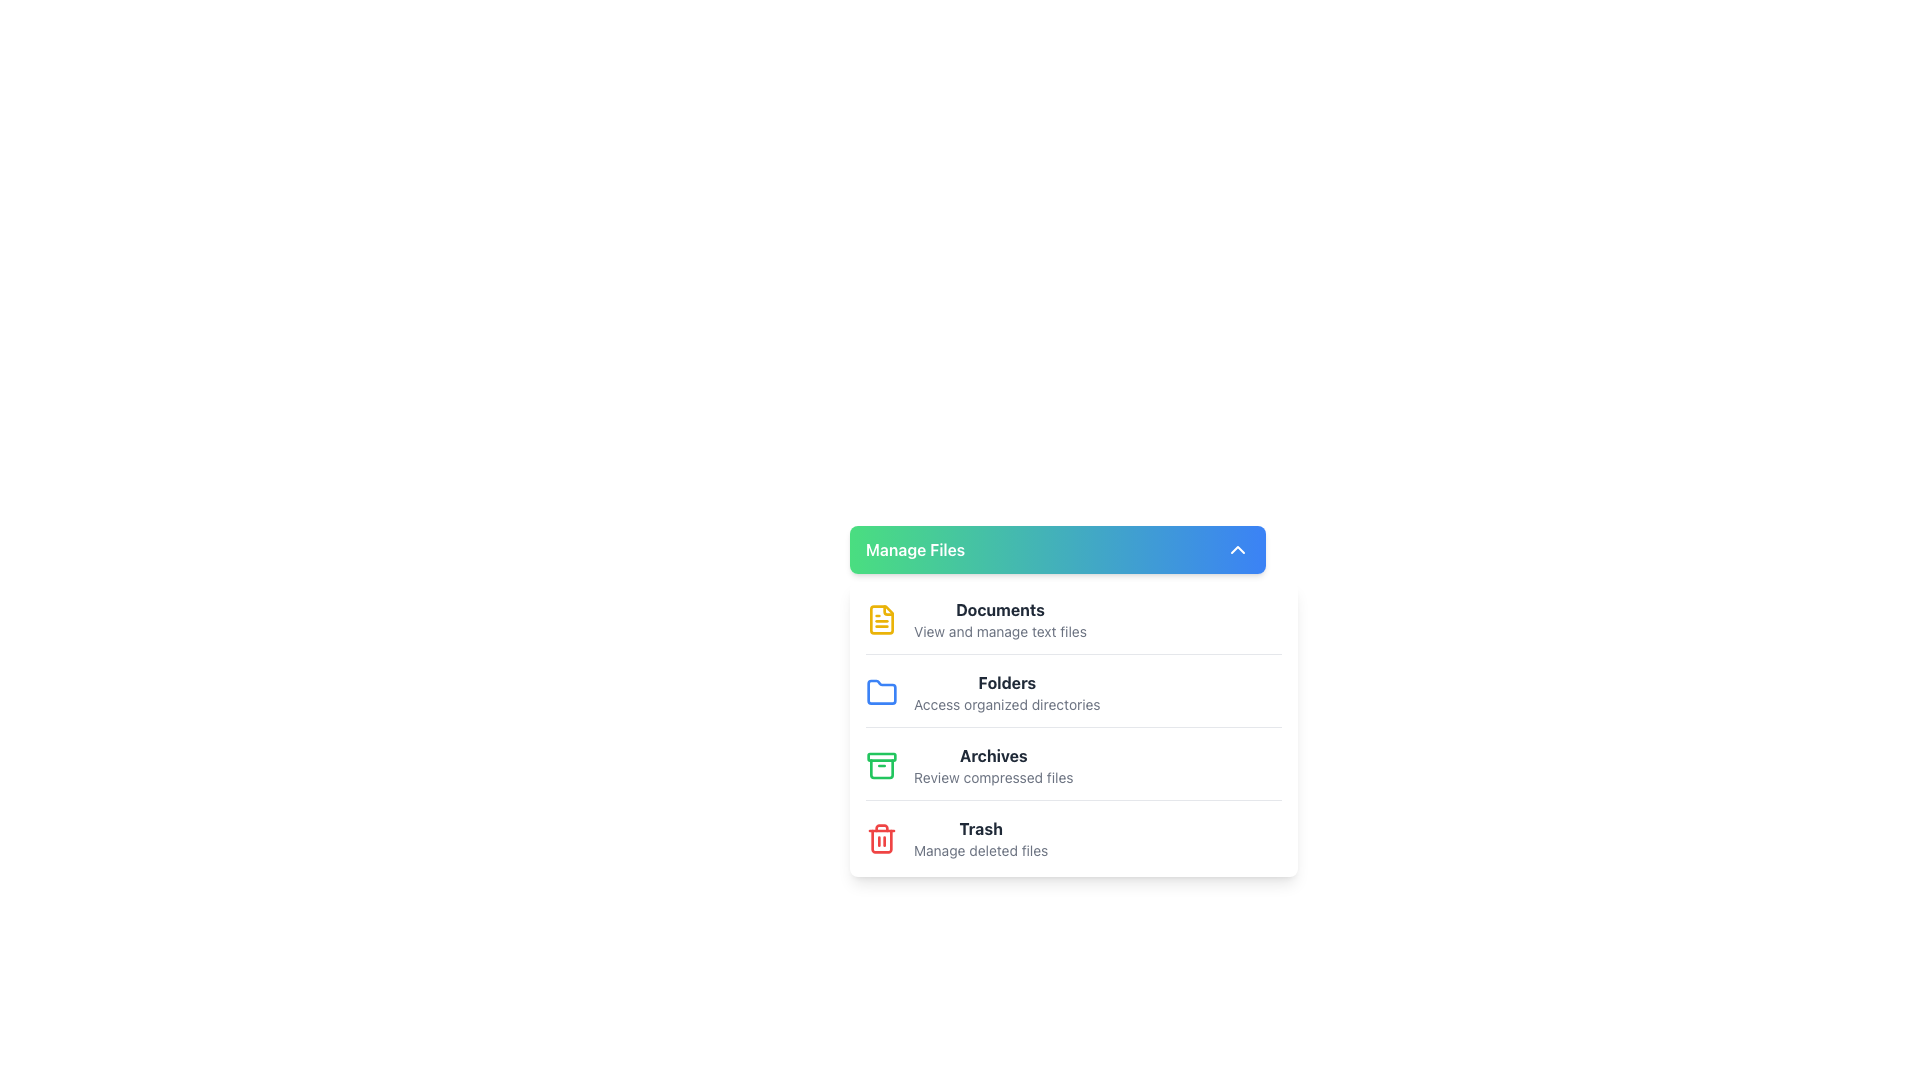  What do you see at coordinates (1073, 839) in the screenshot?
I see `the fourth list item that manages deleted files, located at the bottom of the list` at bounding box center [1073, 839].